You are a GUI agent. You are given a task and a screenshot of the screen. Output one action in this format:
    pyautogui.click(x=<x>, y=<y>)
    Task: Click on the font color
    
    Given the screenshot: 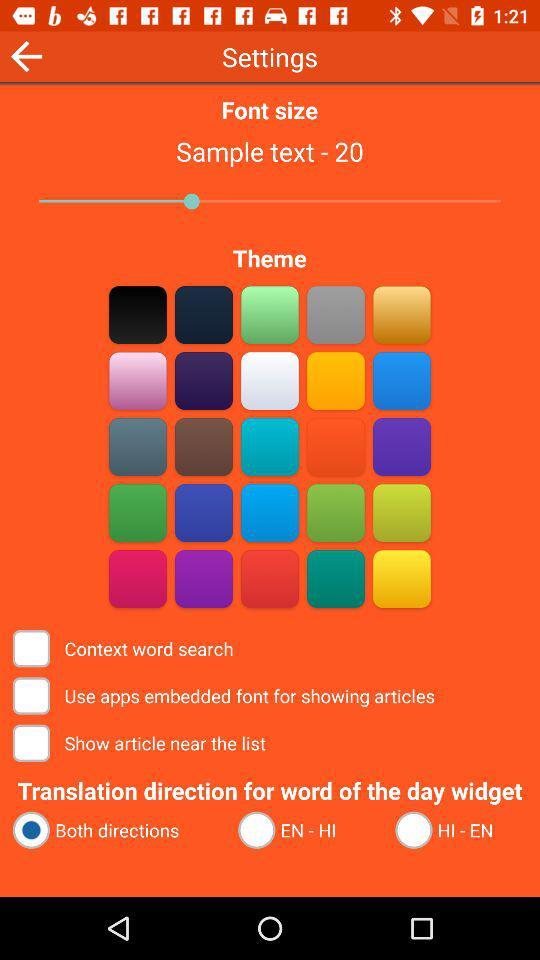 What is the action you would take?
    pyautogui.click(x=137, y=314)
    